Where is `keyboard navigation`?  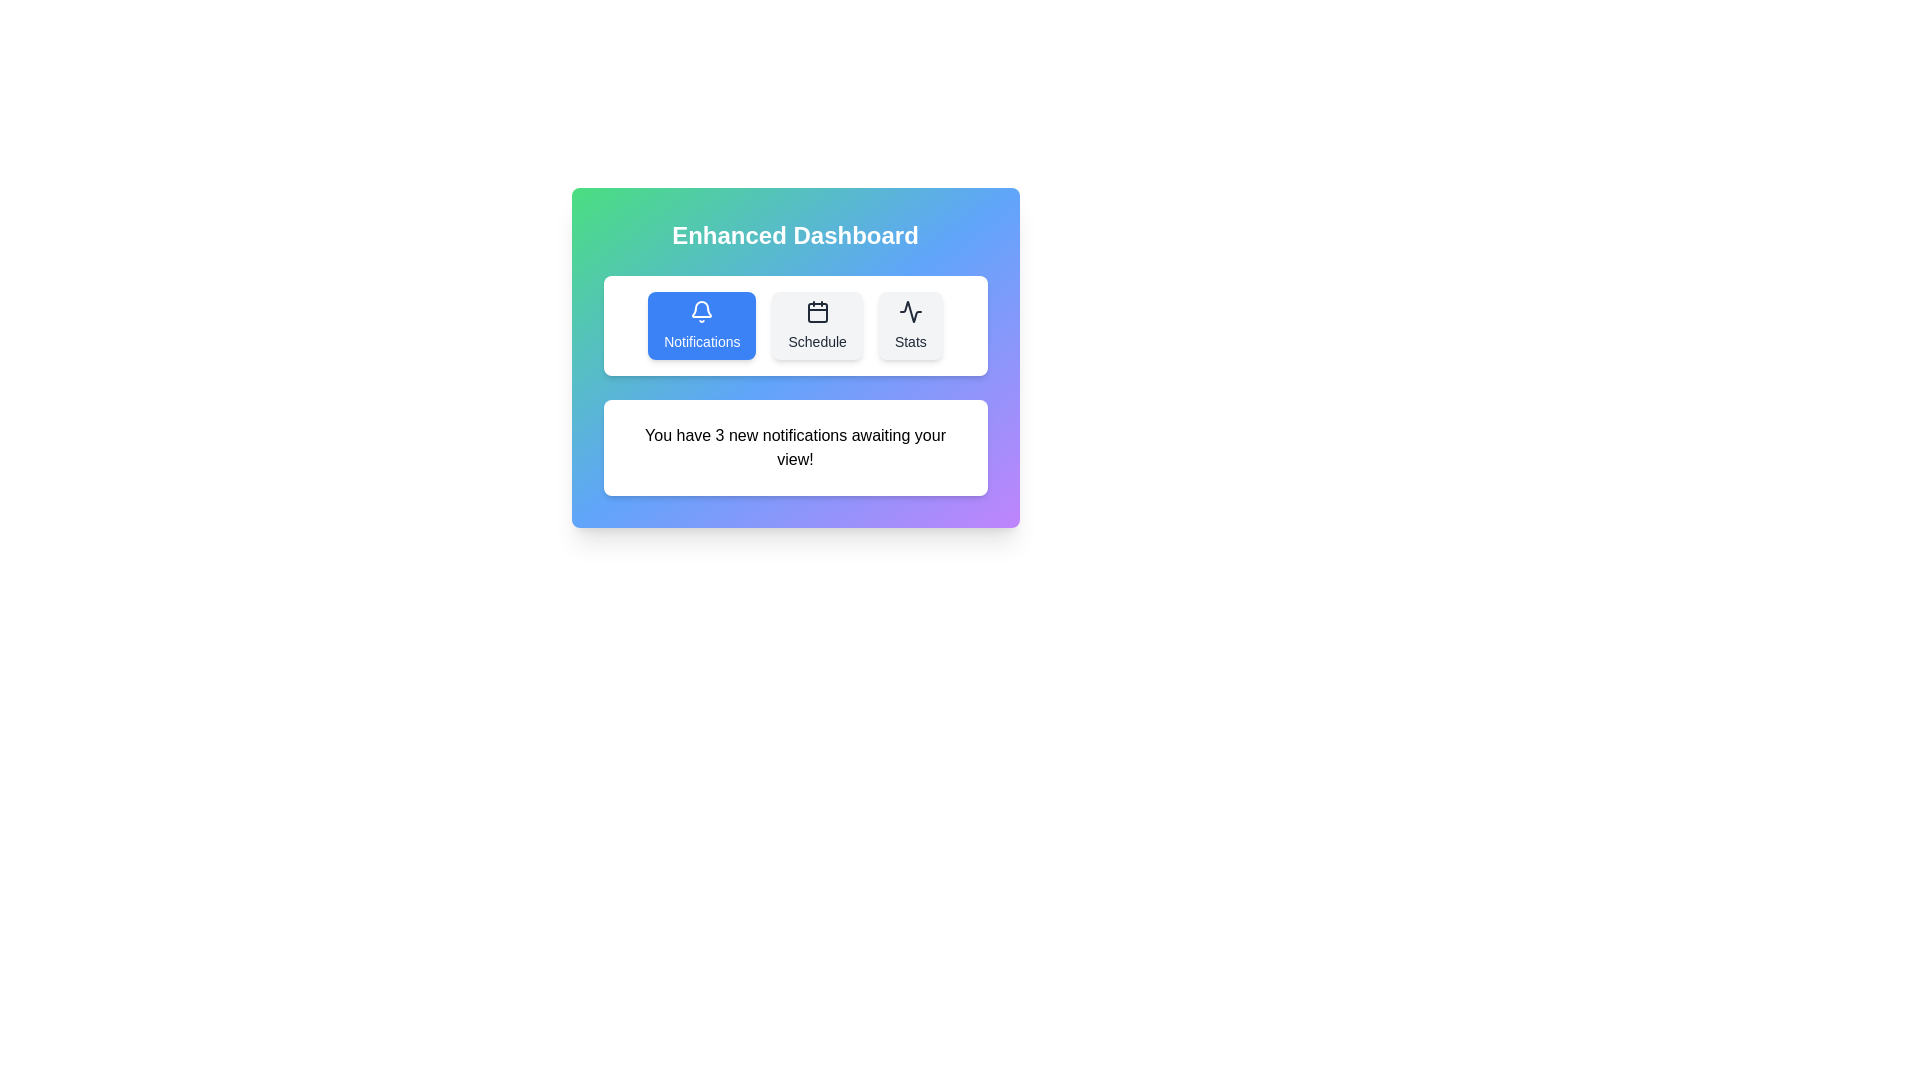 keyboard navigation is located at coordinates (702, 309).